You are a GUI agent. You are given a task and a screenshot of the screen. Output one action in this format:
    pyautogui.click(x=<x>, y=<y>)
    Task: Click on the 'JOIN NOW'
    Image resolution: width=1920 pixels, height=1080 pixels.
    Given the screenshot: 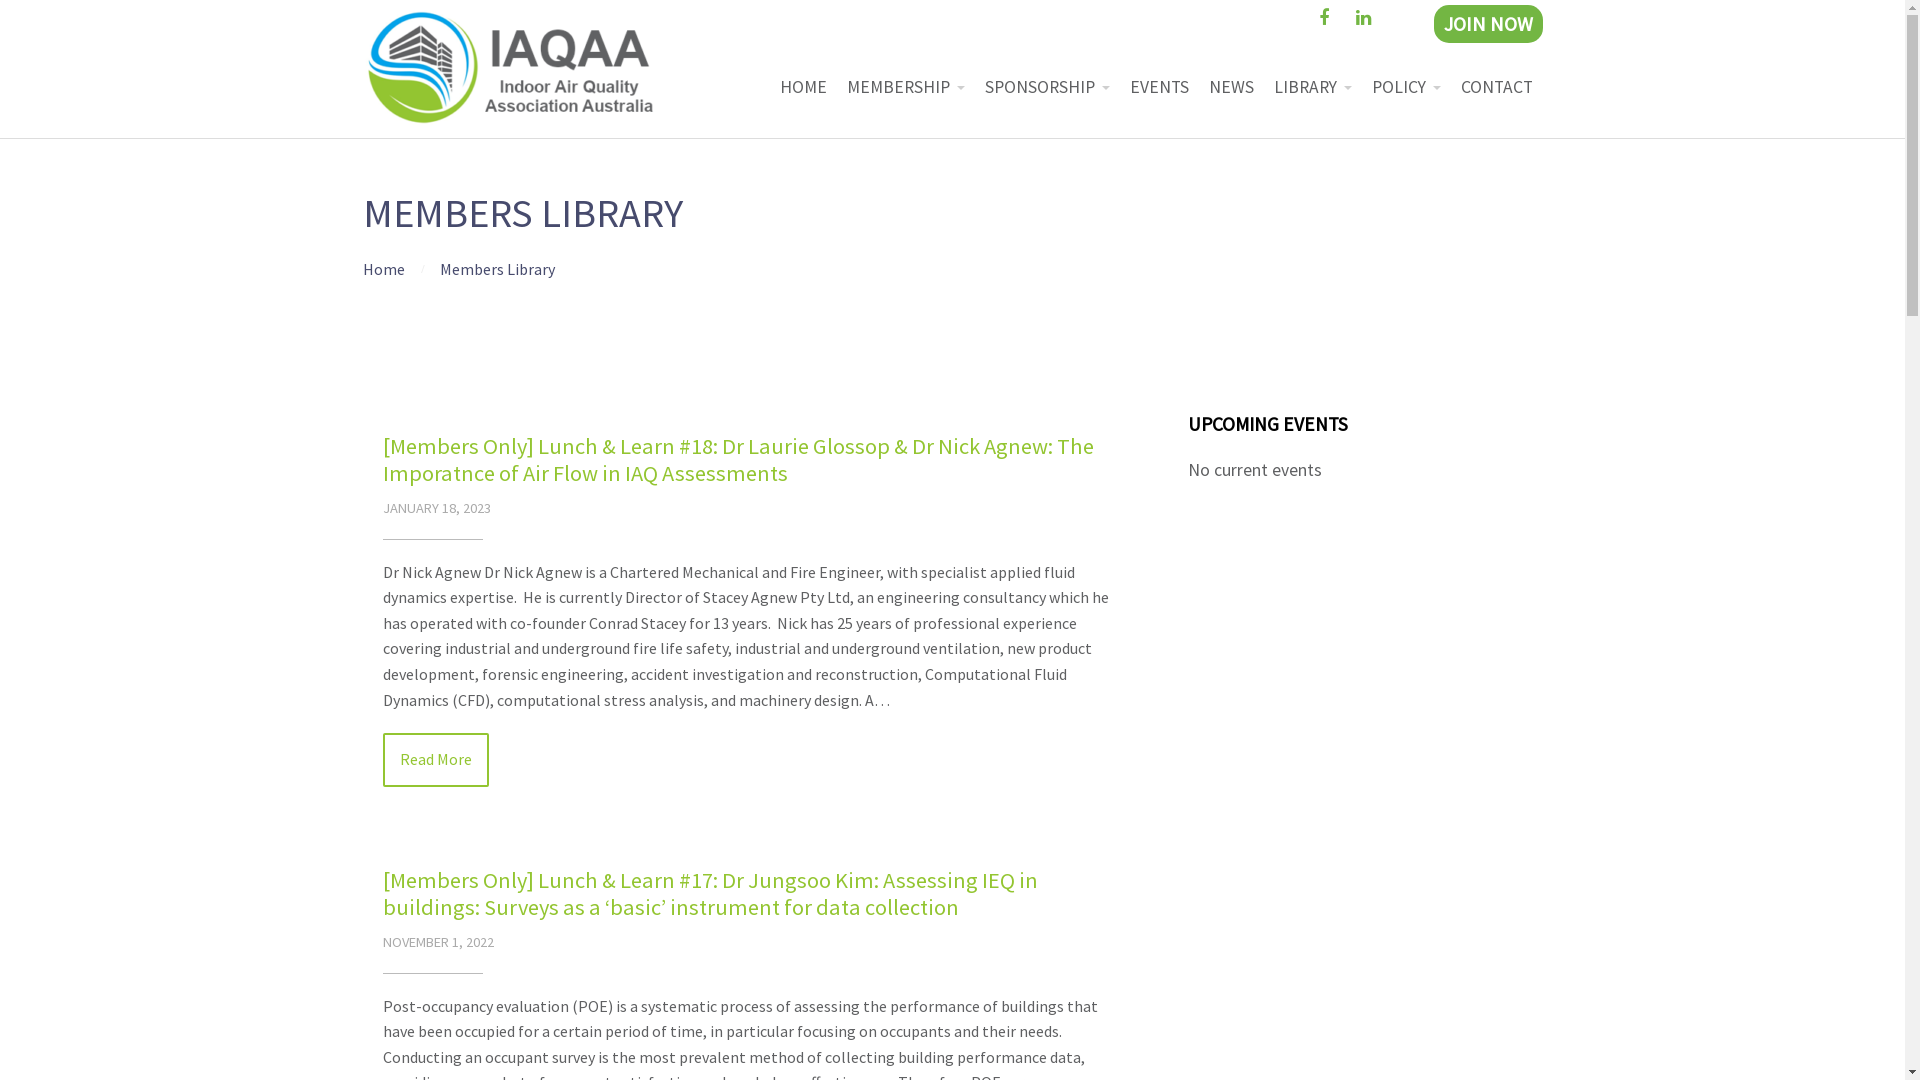 What is the action you would take?
    pyautogui.click(x=1488, y=23)
    